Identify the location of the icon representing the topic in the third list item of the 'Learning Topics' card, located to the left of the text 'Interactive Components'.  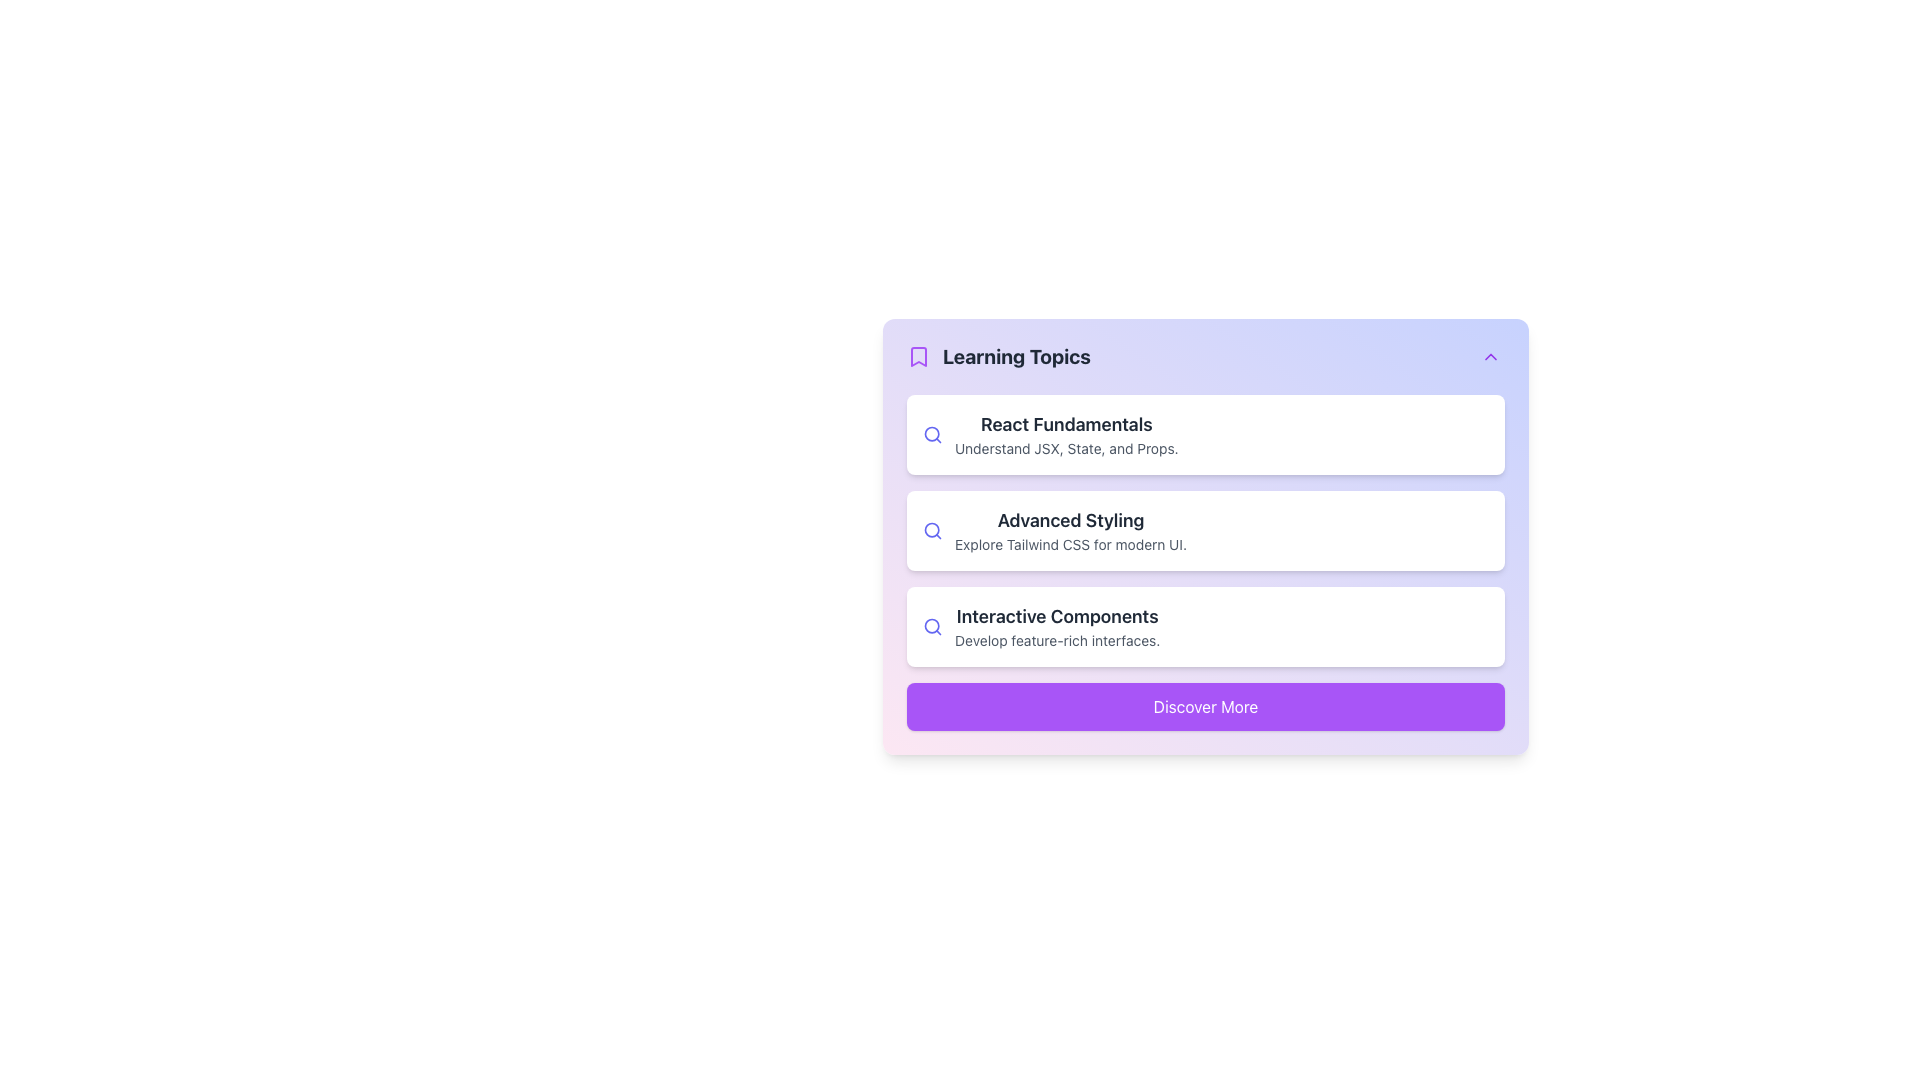
(931, 626).